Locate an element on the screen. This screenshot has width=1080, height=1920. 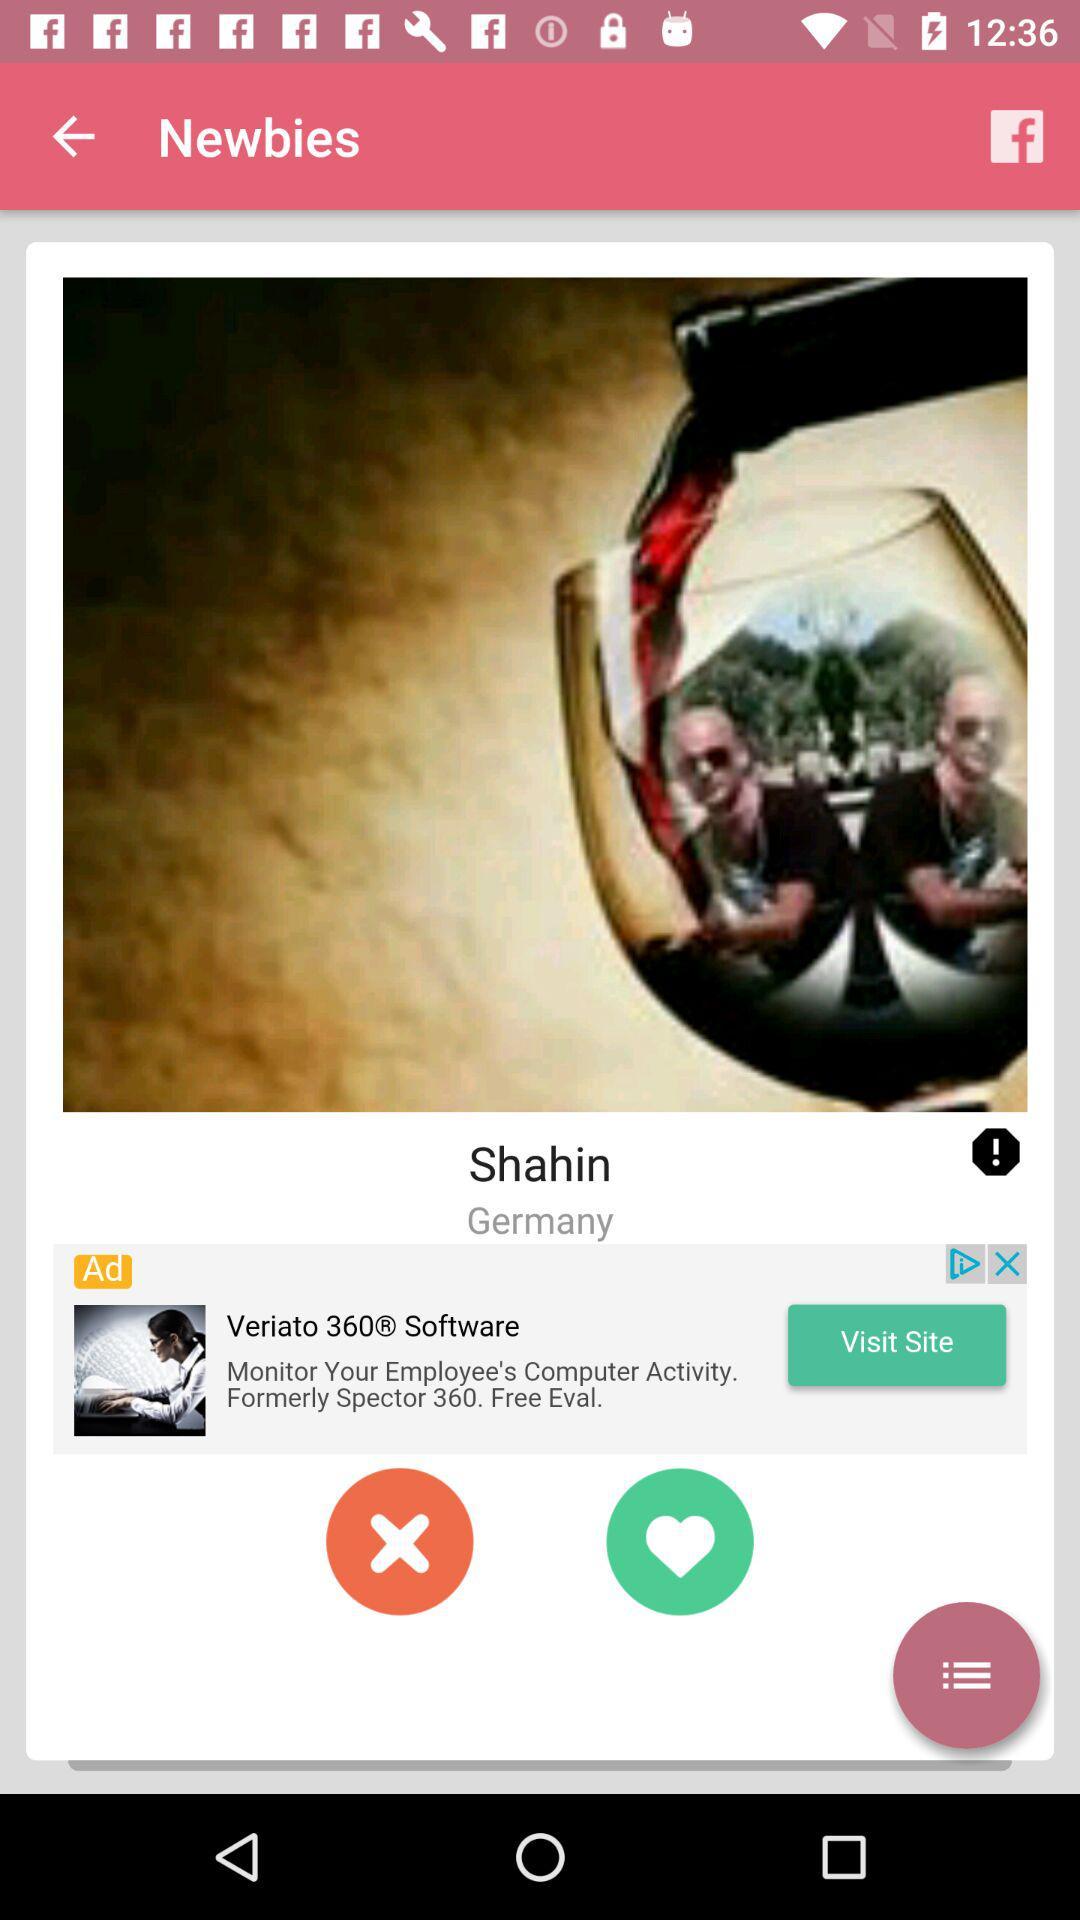
info about the context is located at coordinates (995, 1152).